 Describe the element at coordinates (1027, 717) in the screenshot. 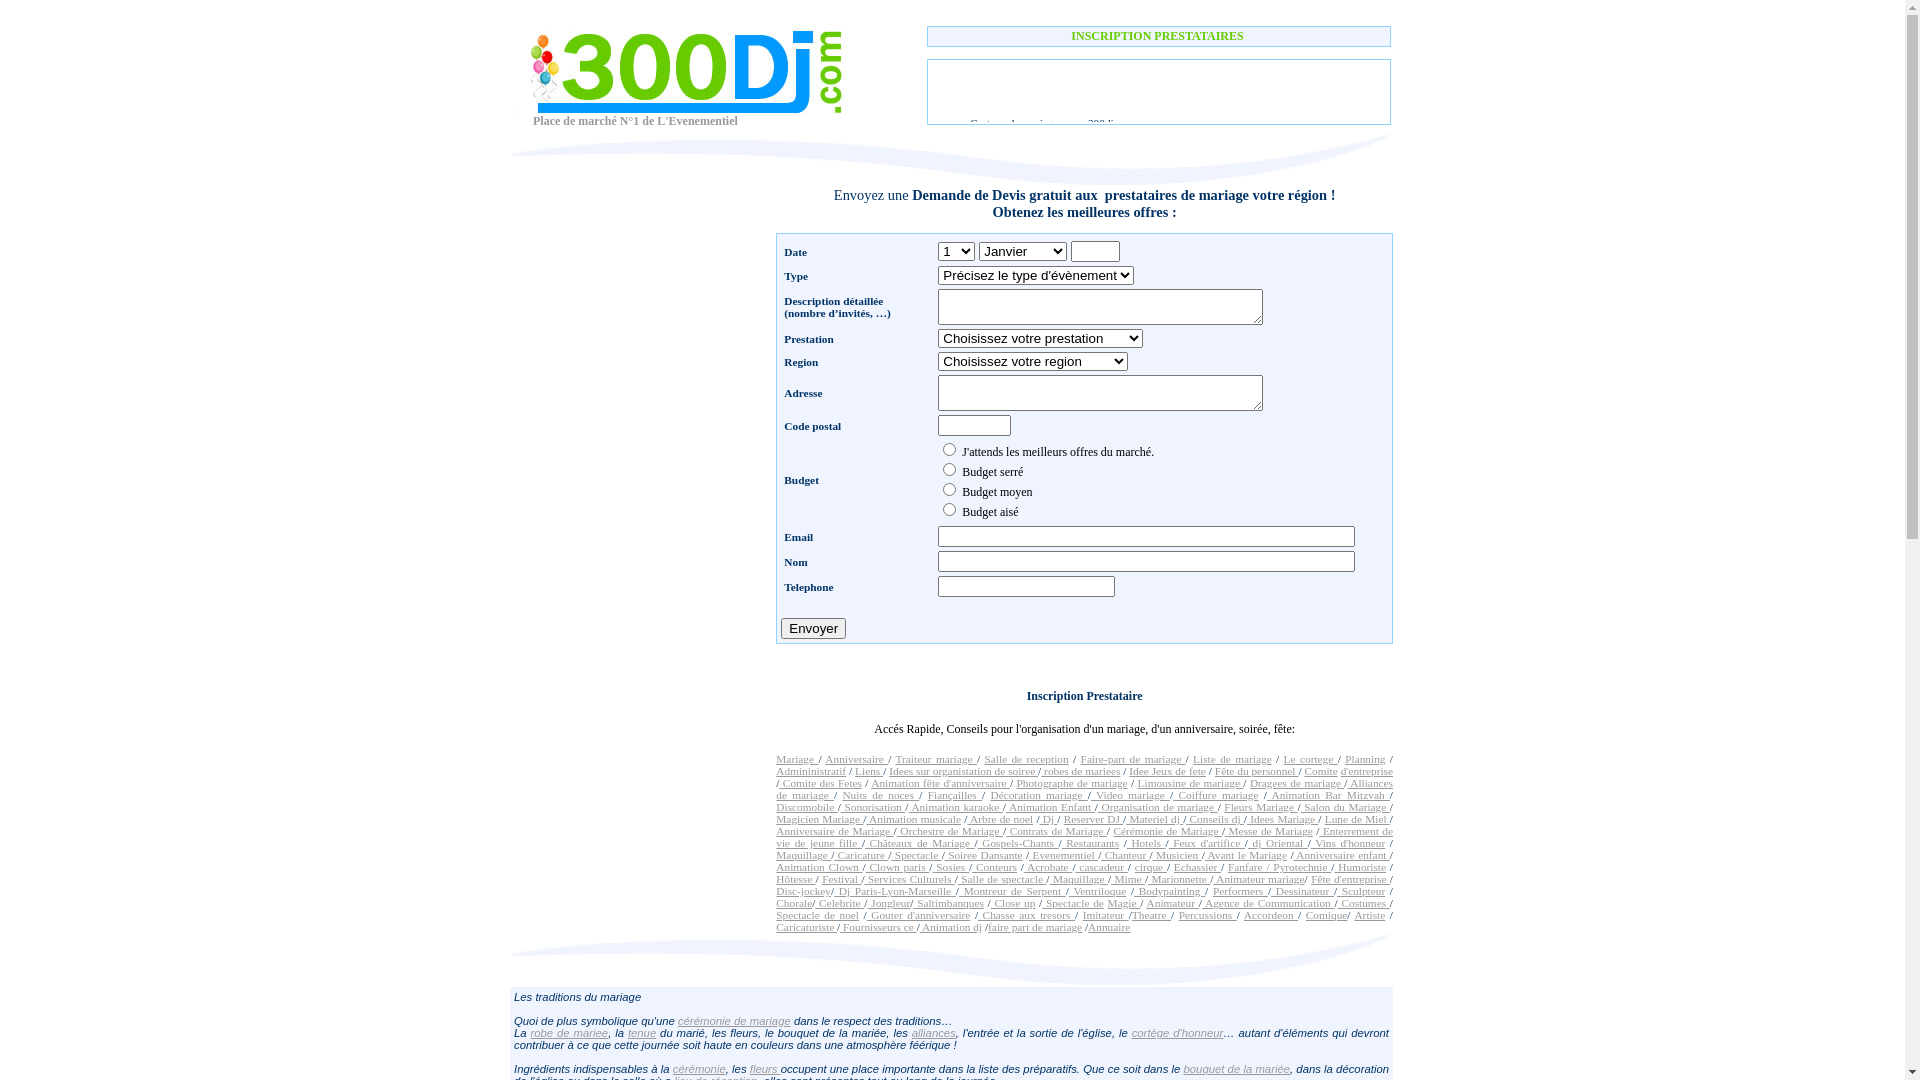

I see `'Inscription Prestataire'` at that location.